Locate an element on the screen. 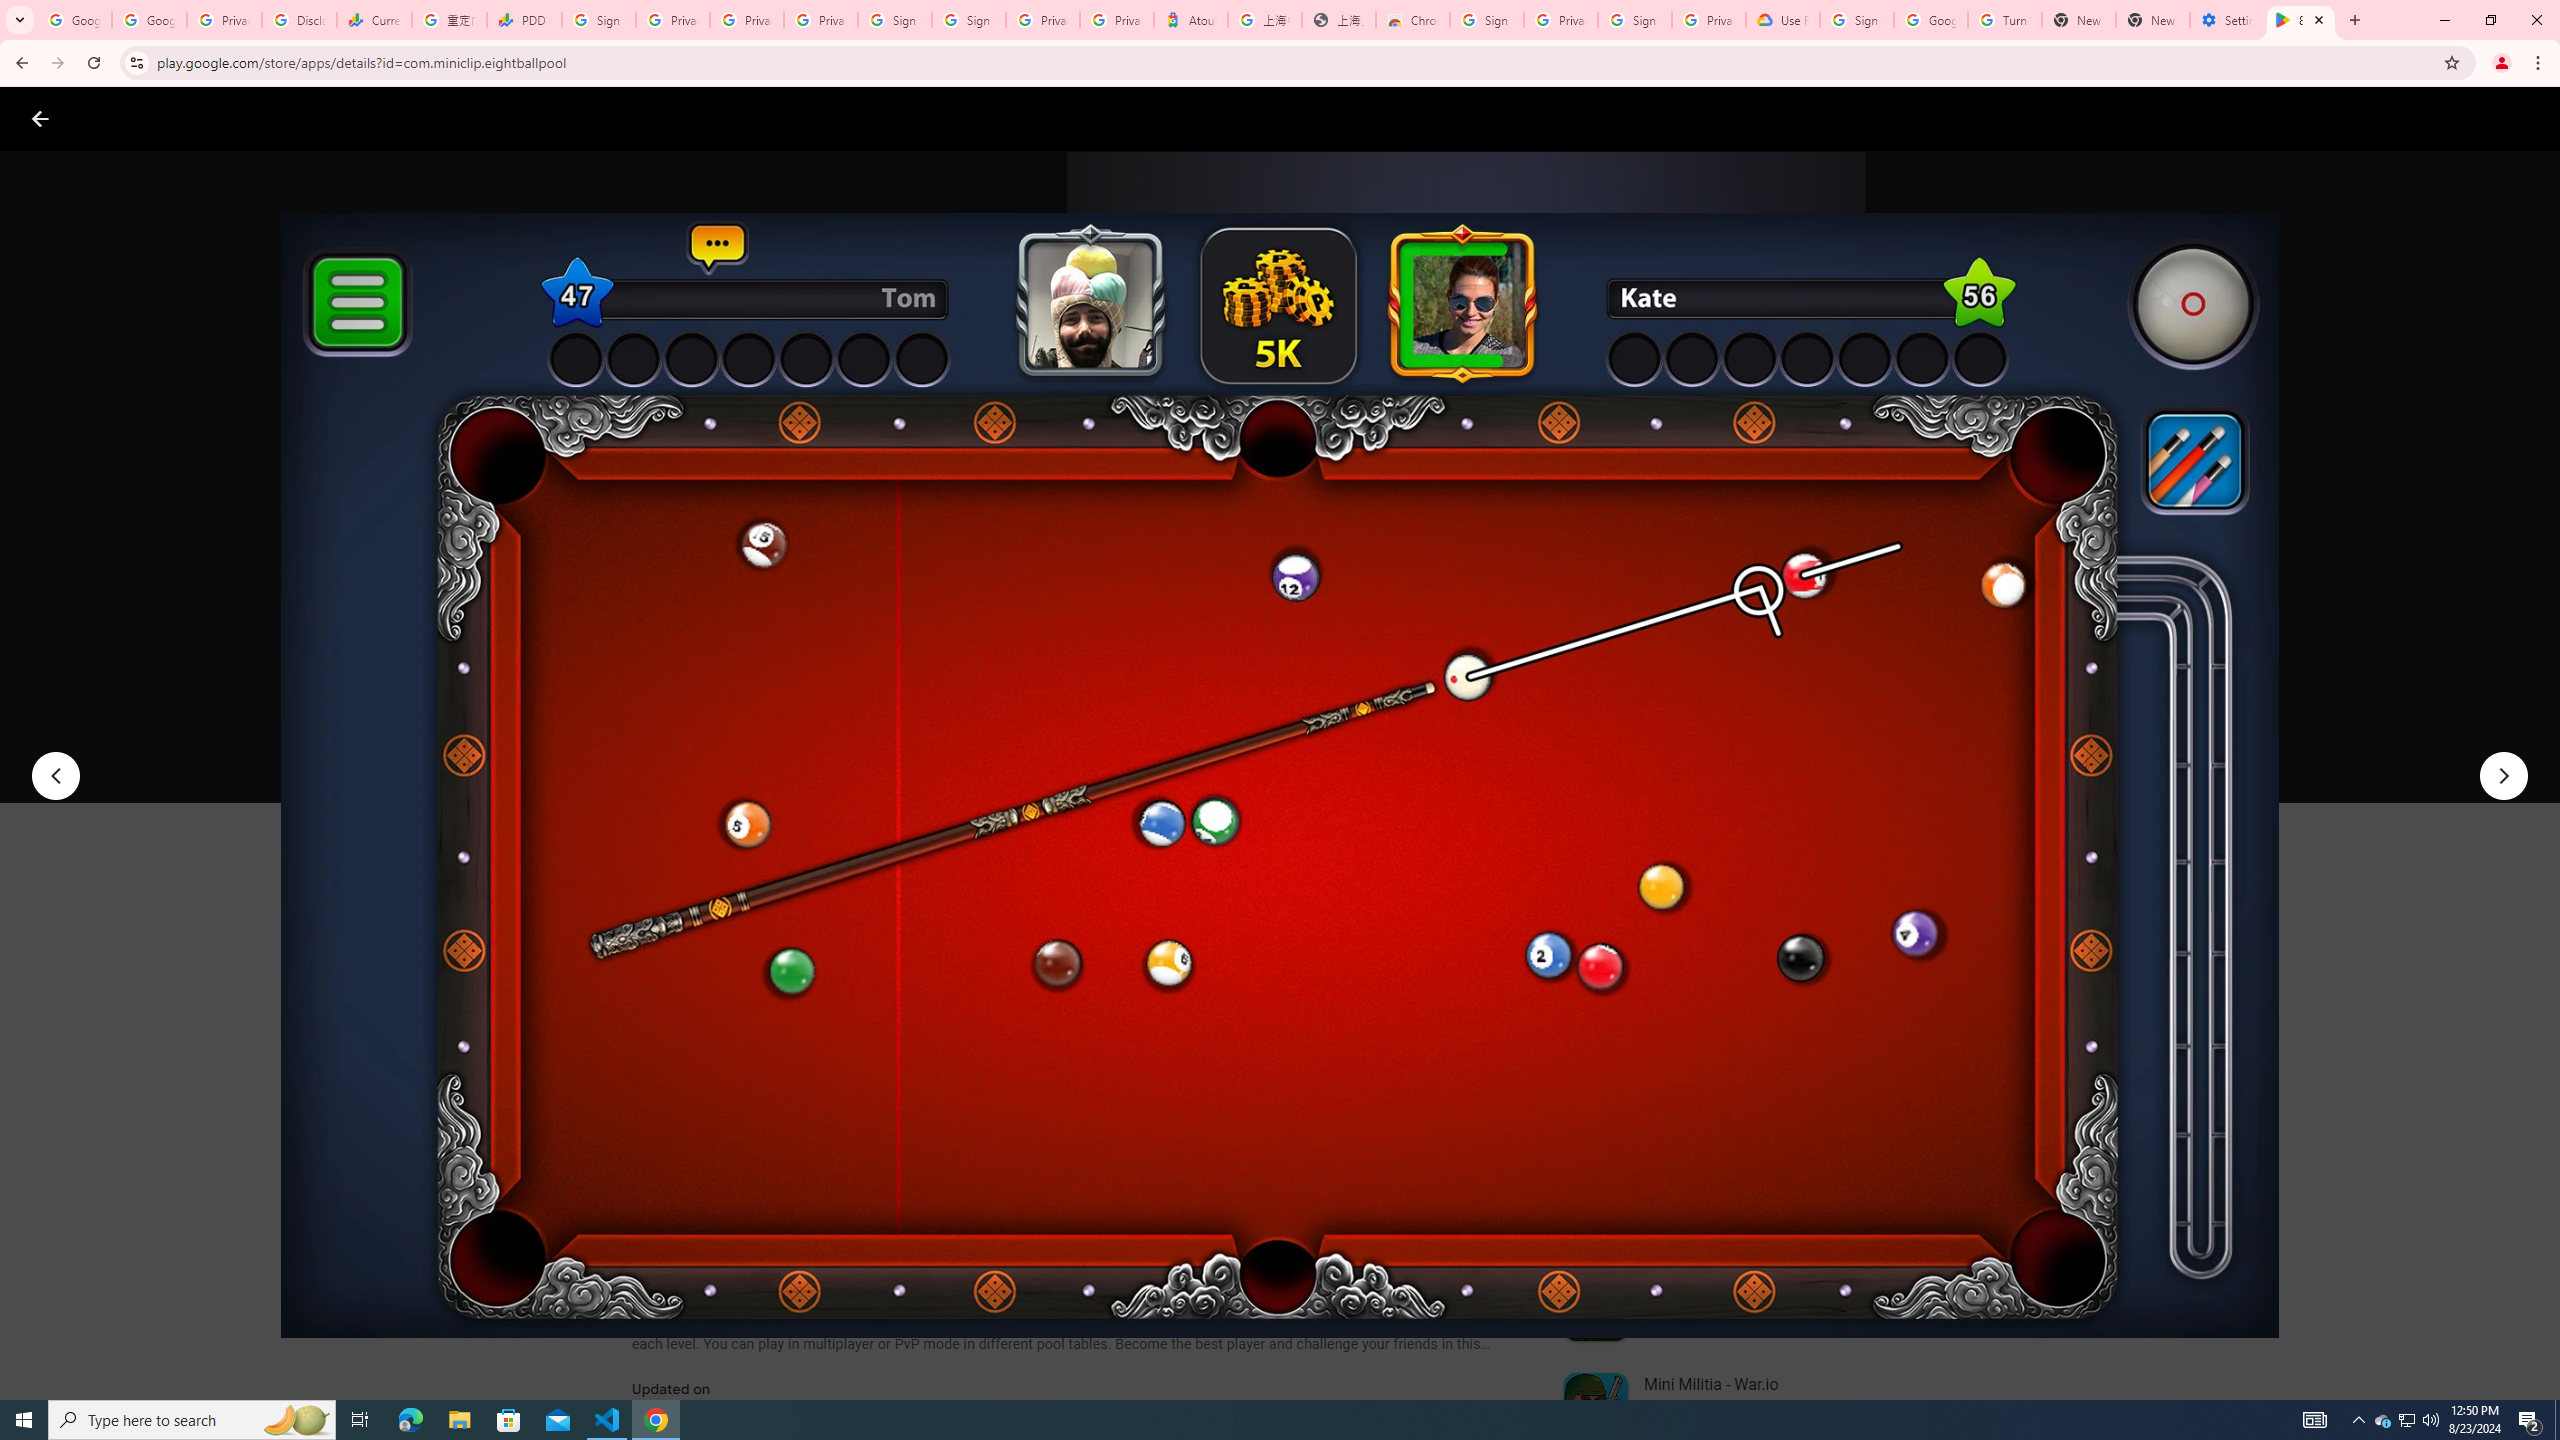 The width and height of the screenshot is (2560, 1440). 'Sign in - Google Accounts' is located at coordinates (1855, 19).